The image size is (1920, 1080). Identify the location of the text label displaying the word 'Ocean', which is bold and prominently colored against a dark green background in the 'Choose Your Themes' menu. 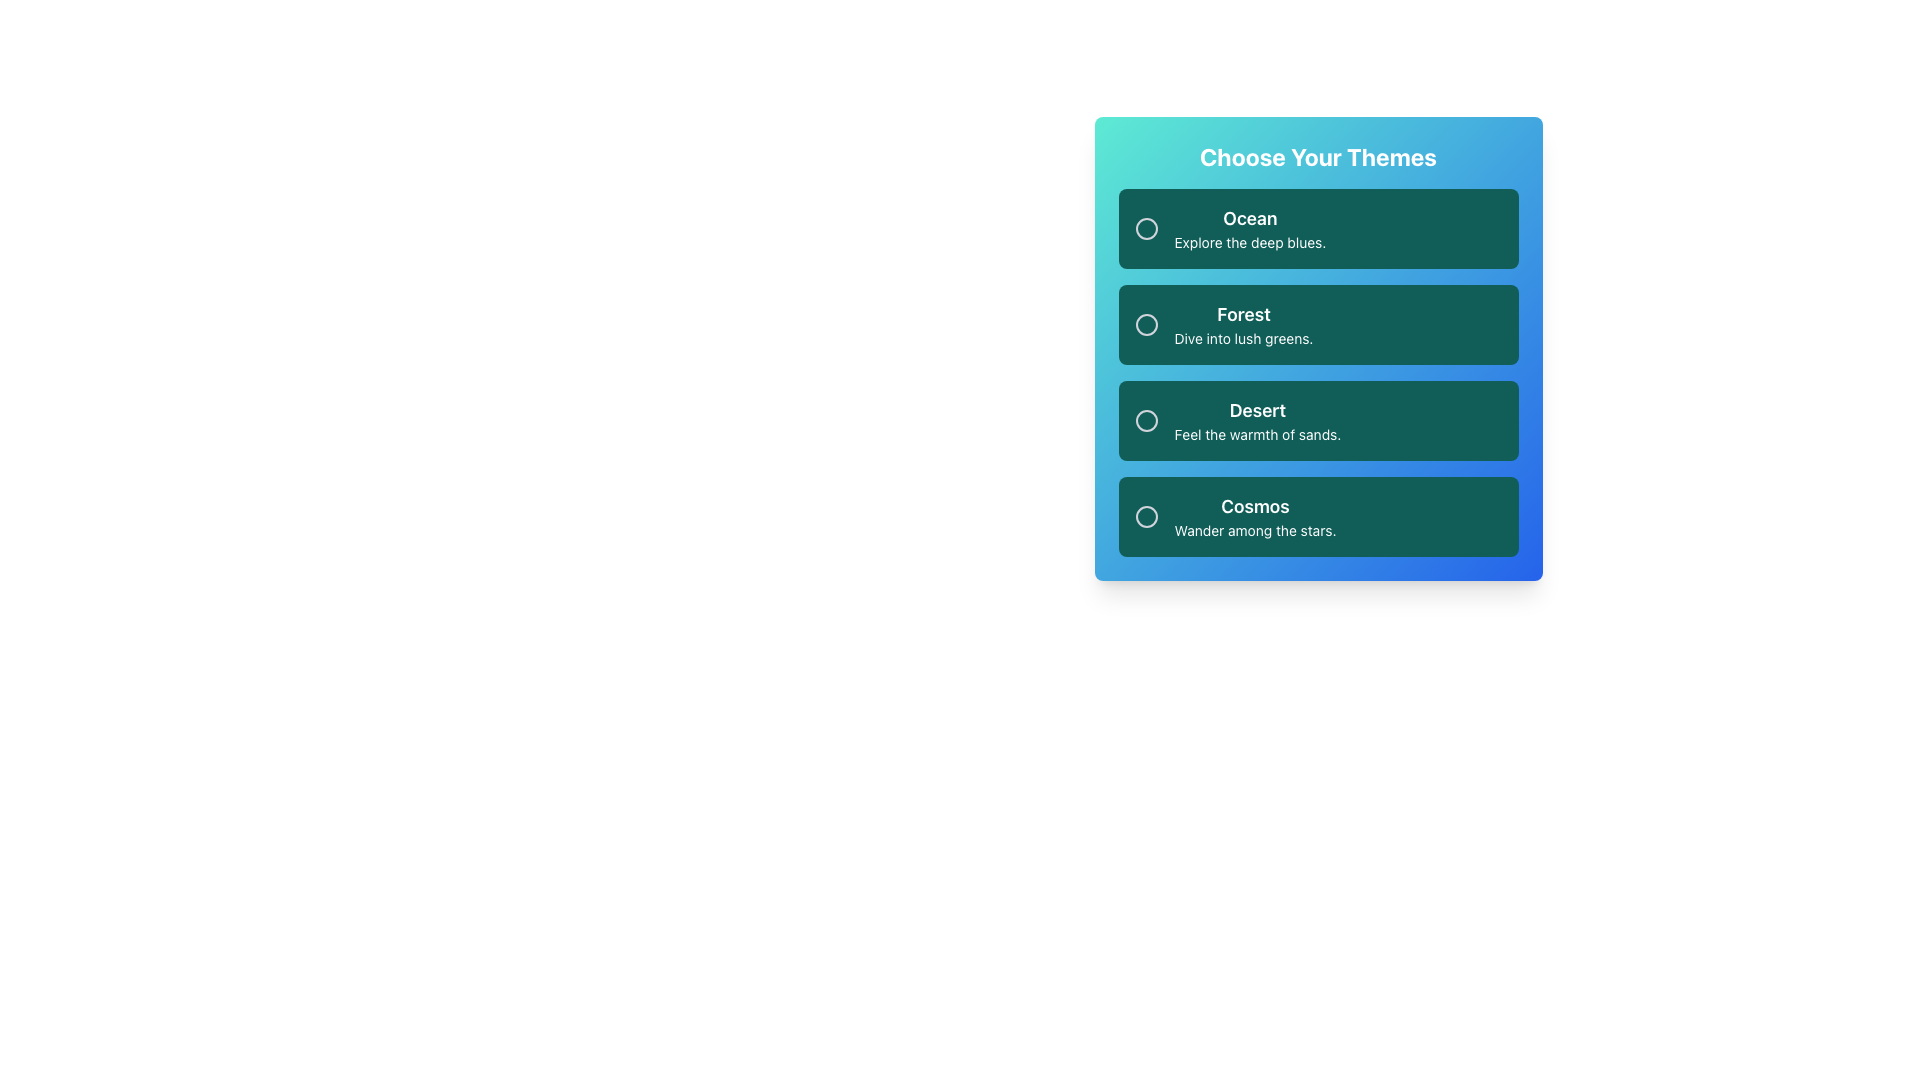
(1249, 219).